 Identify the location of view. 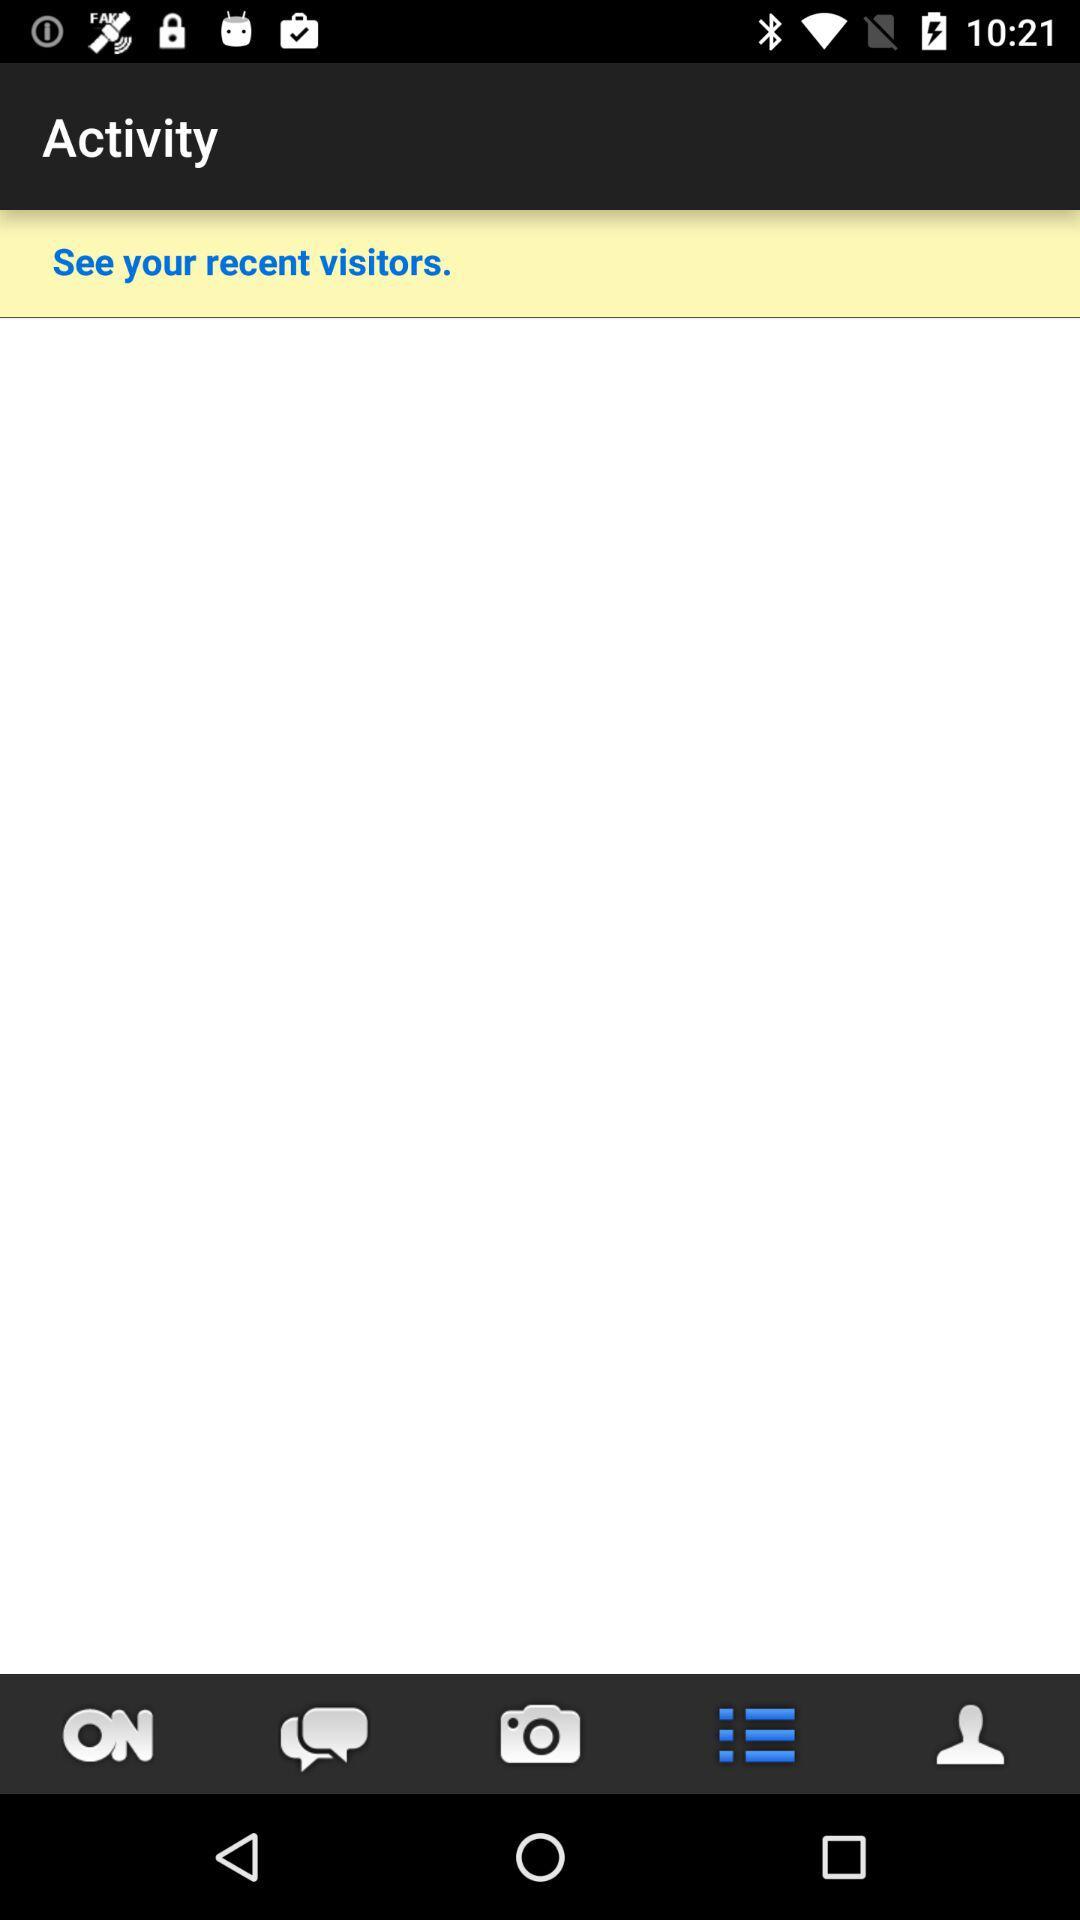
(971, 1733).